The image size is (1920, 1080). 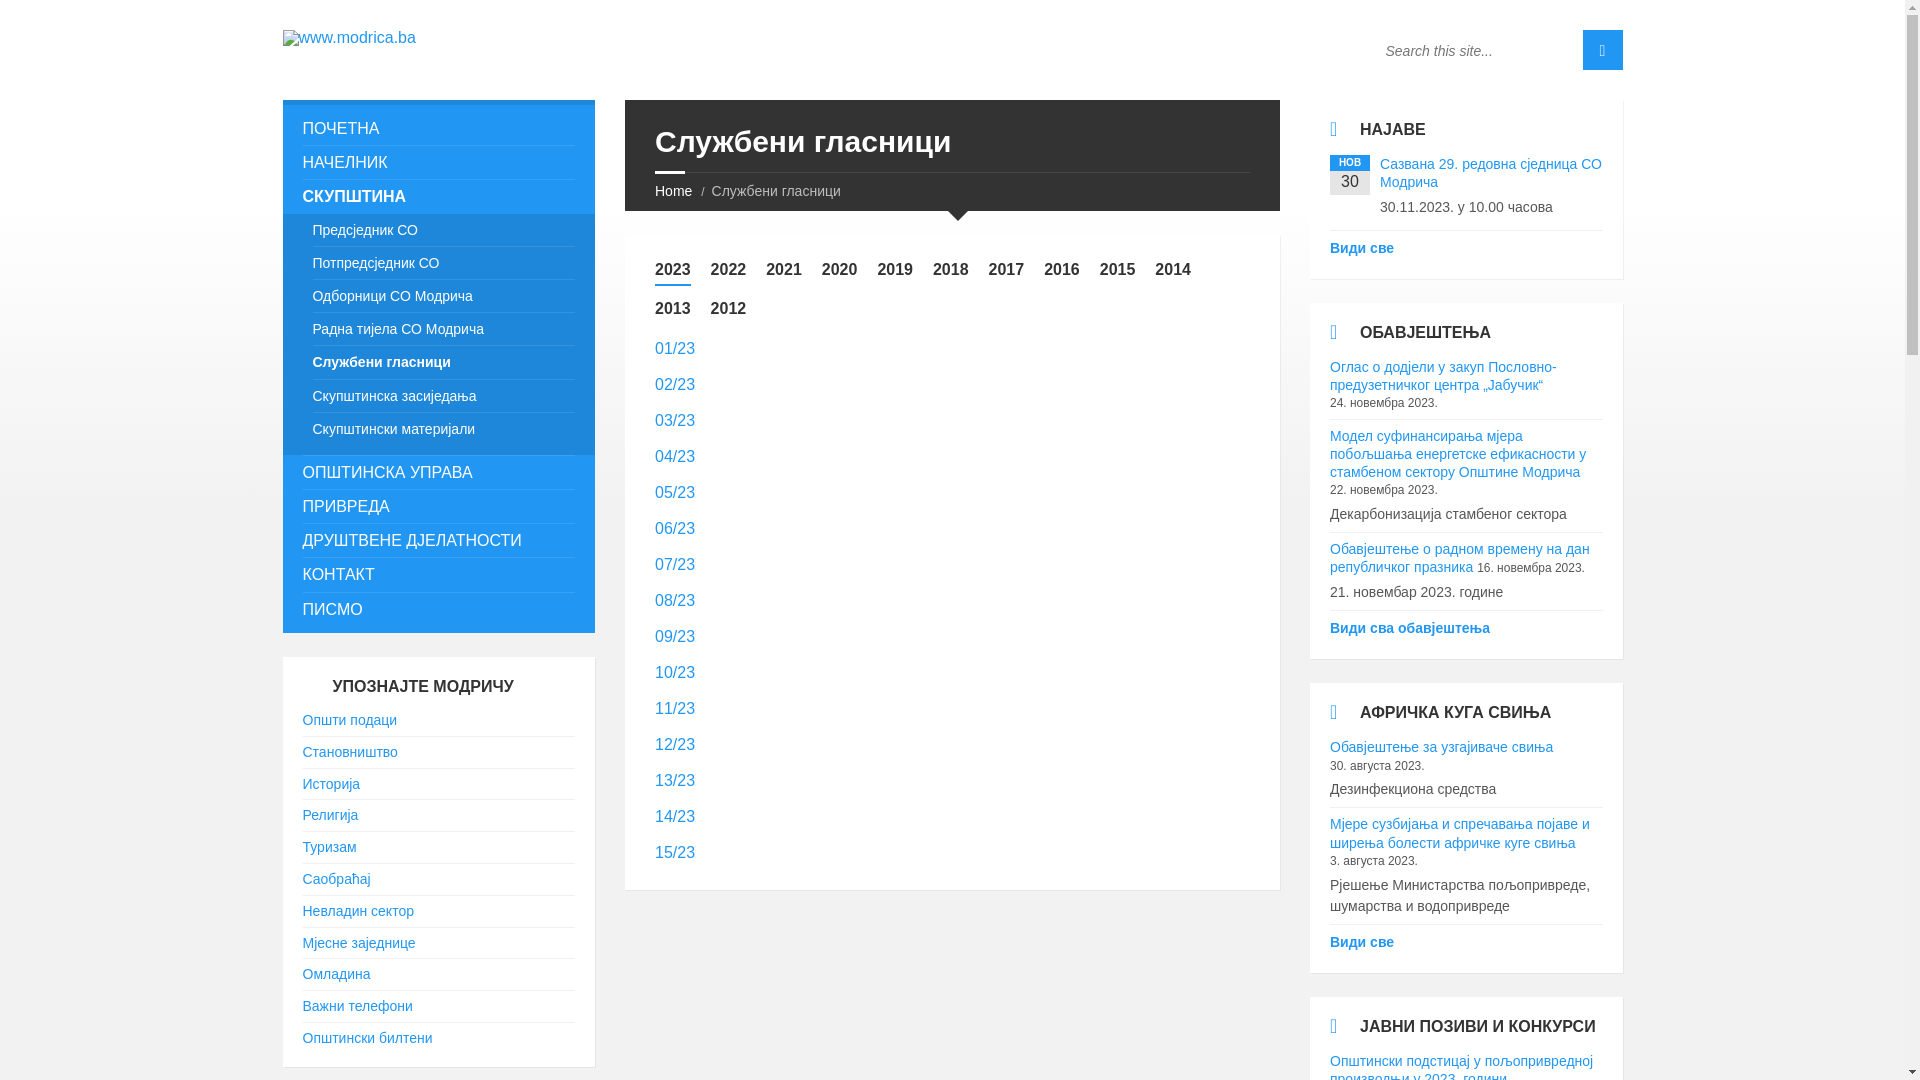 What do you see at coordinates (675, 384) in the screenshot?
I see `'02/23'` at bounding box center [675, 384].